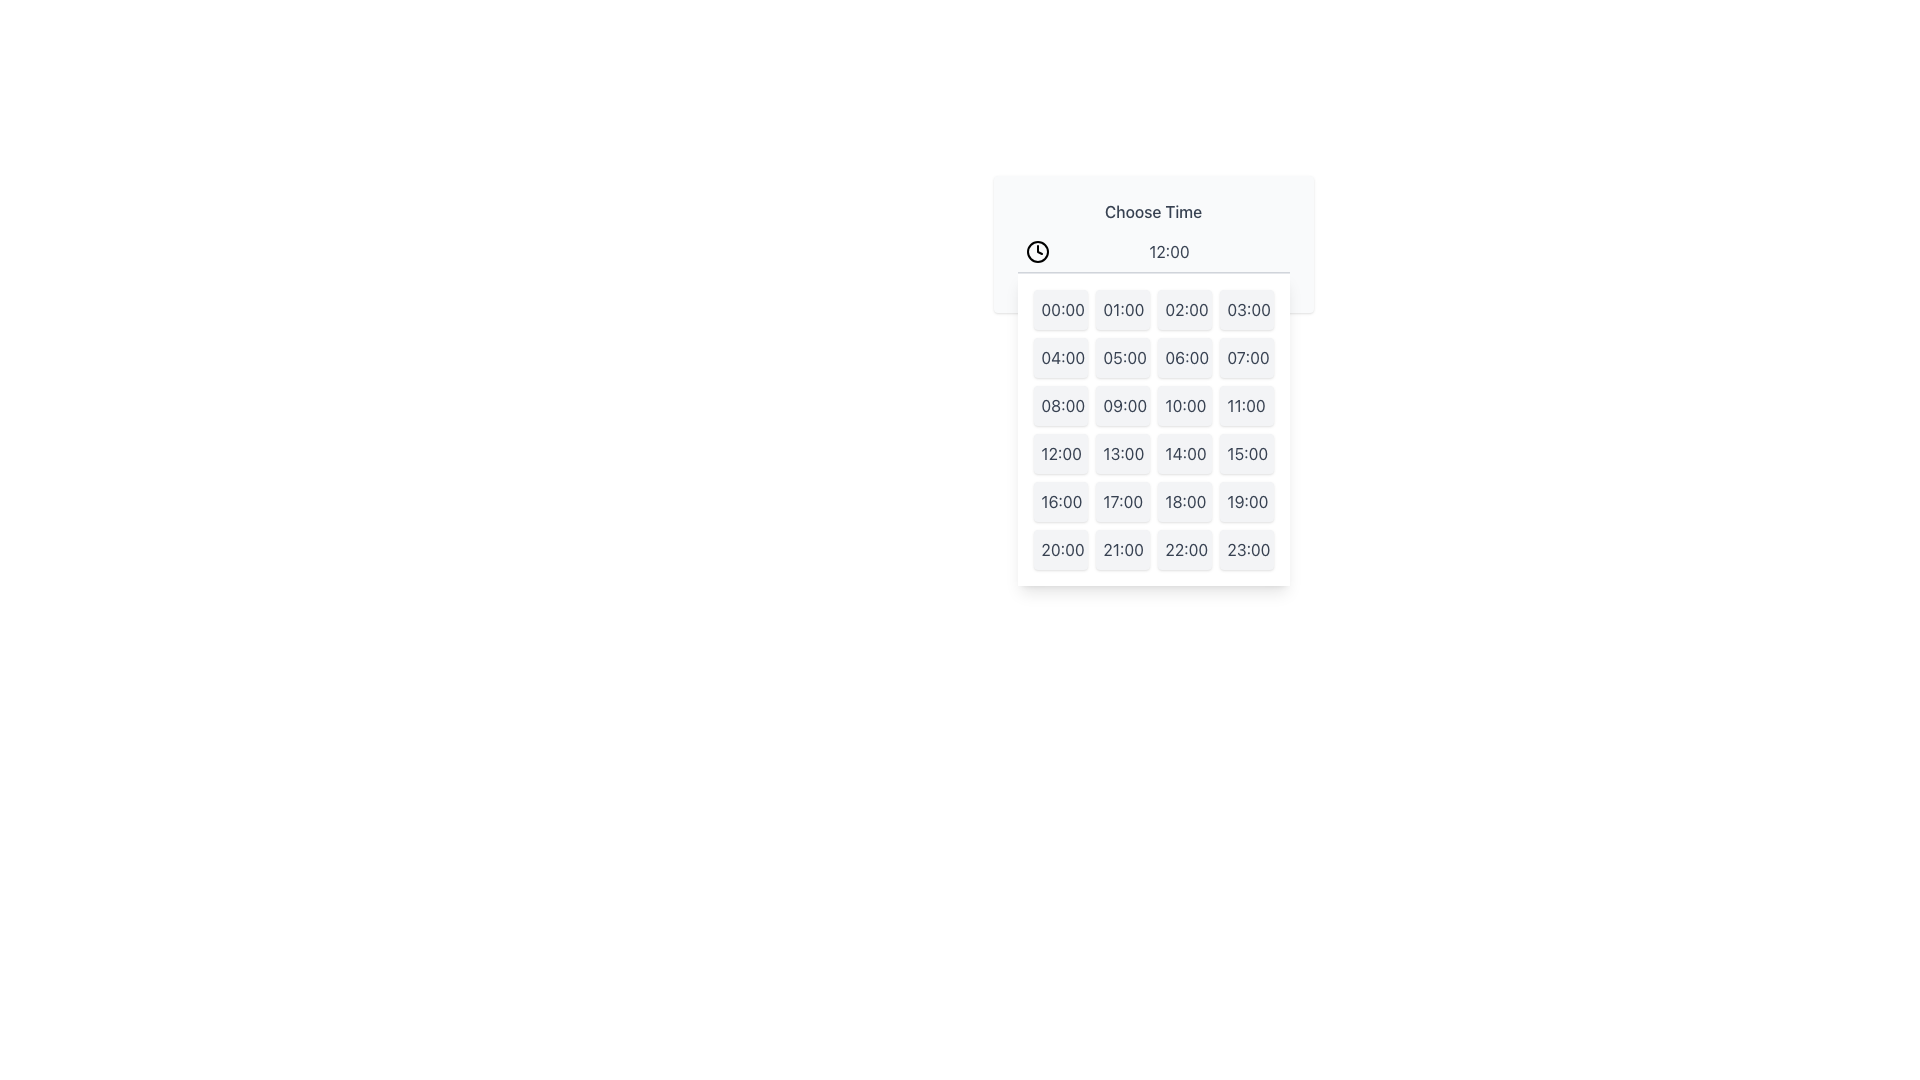  I want to click on the button labeled '04:00' in the second row, first column of the time slots grid, so click(1059, 357).